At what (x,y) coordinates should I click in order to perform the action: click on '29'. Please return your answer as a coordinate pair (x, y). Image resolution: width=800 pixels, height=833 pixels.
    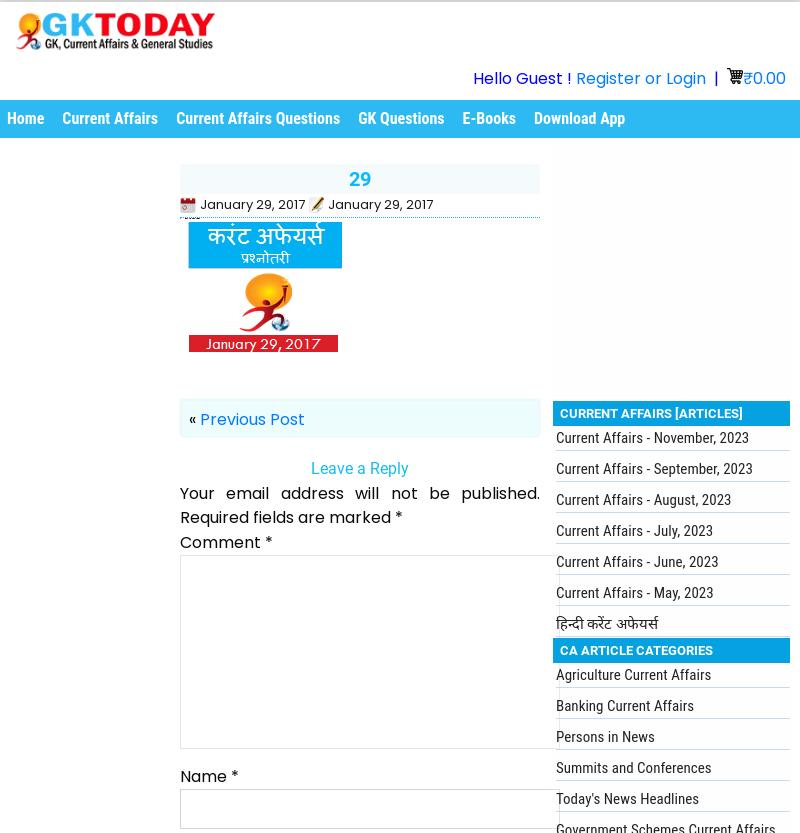
    Looking at the image, I should click on (349, 178).